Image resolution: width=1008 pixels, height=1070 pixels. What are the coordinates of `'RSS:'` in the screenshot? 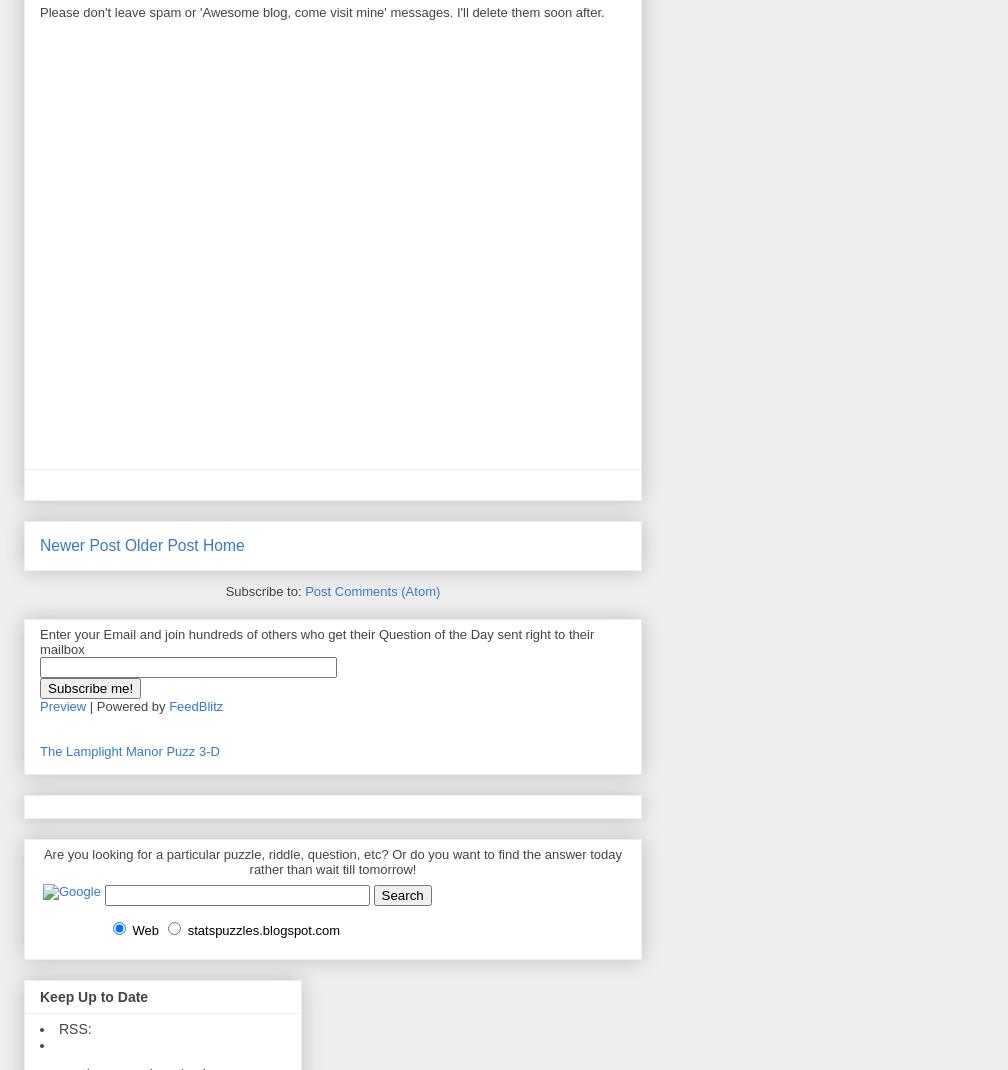 It's located at (77, 1029).